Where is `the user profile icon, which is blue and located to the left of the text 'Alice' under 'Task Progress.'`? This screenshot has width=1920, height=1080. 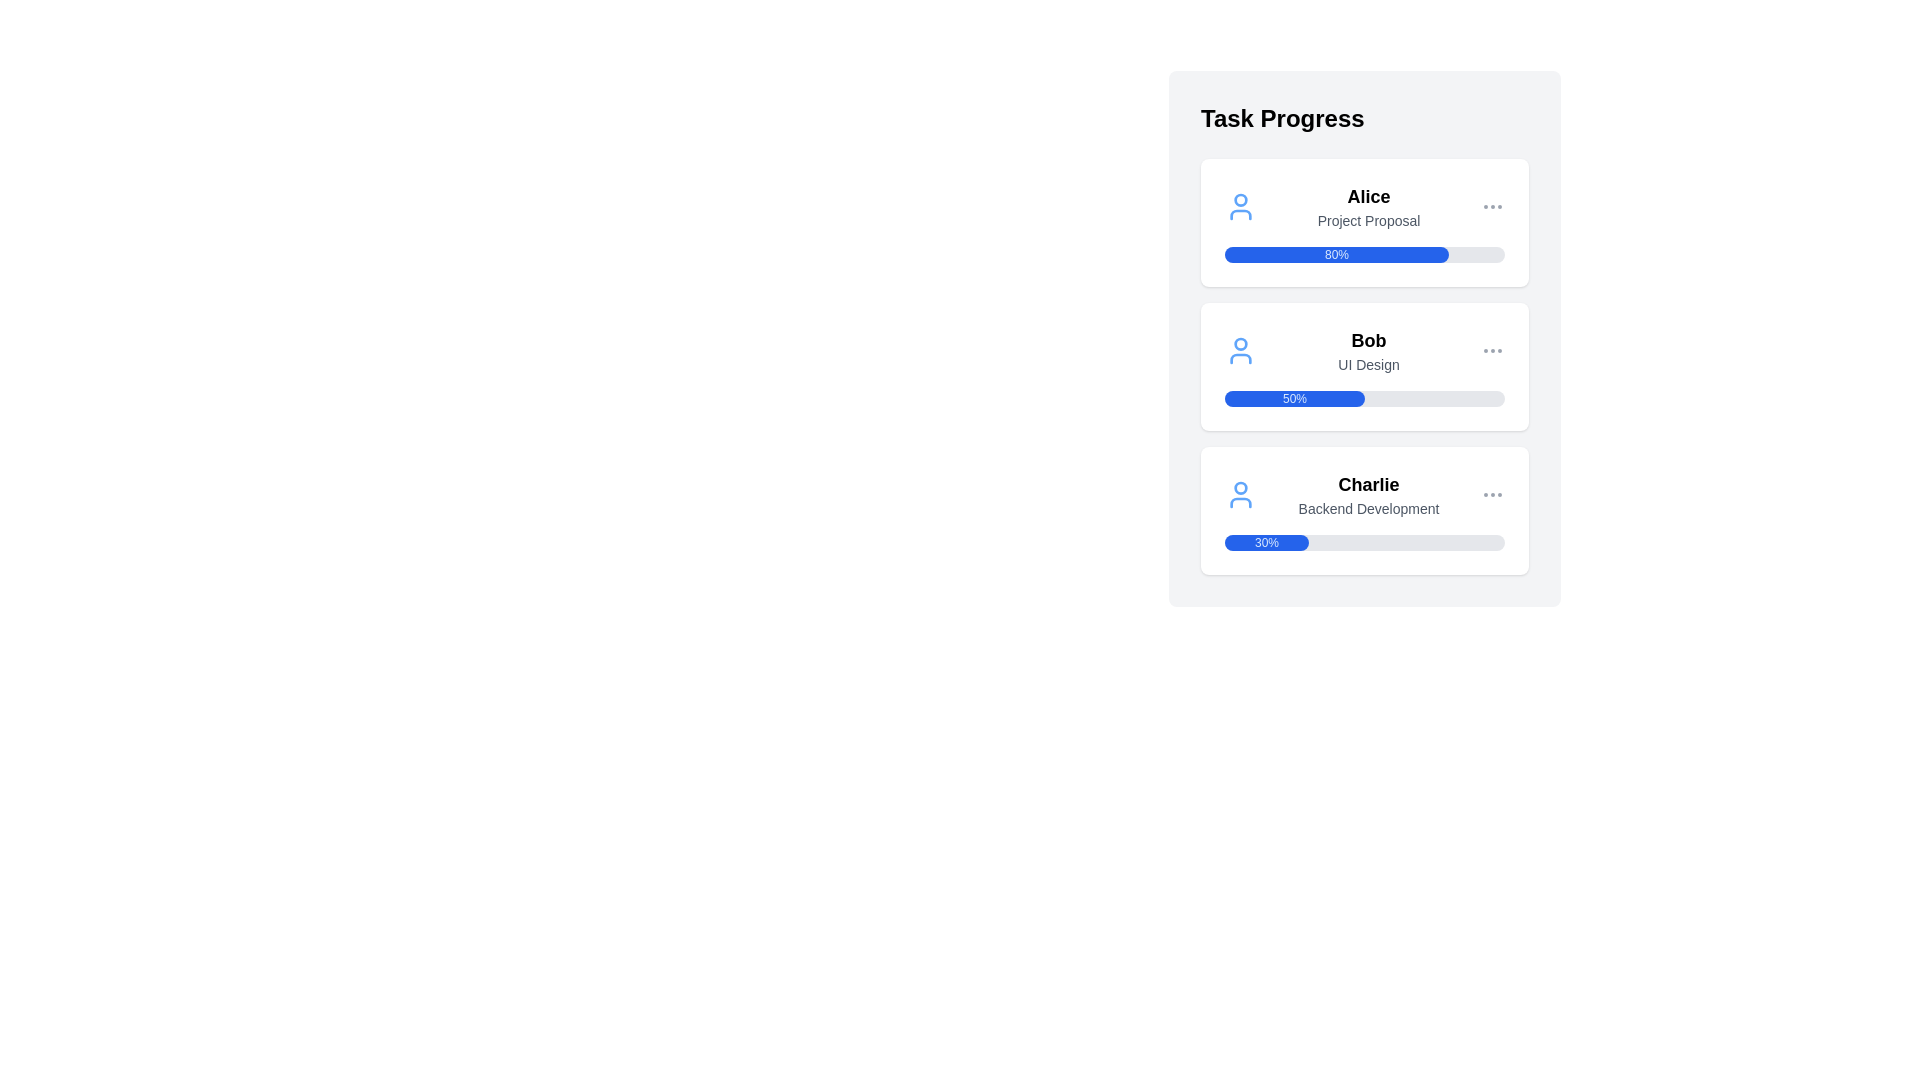 the user profile icon, which is blue and located to the left of the text 'Alice' under 'Task Progress.' is located at coordinates (1240, 207).